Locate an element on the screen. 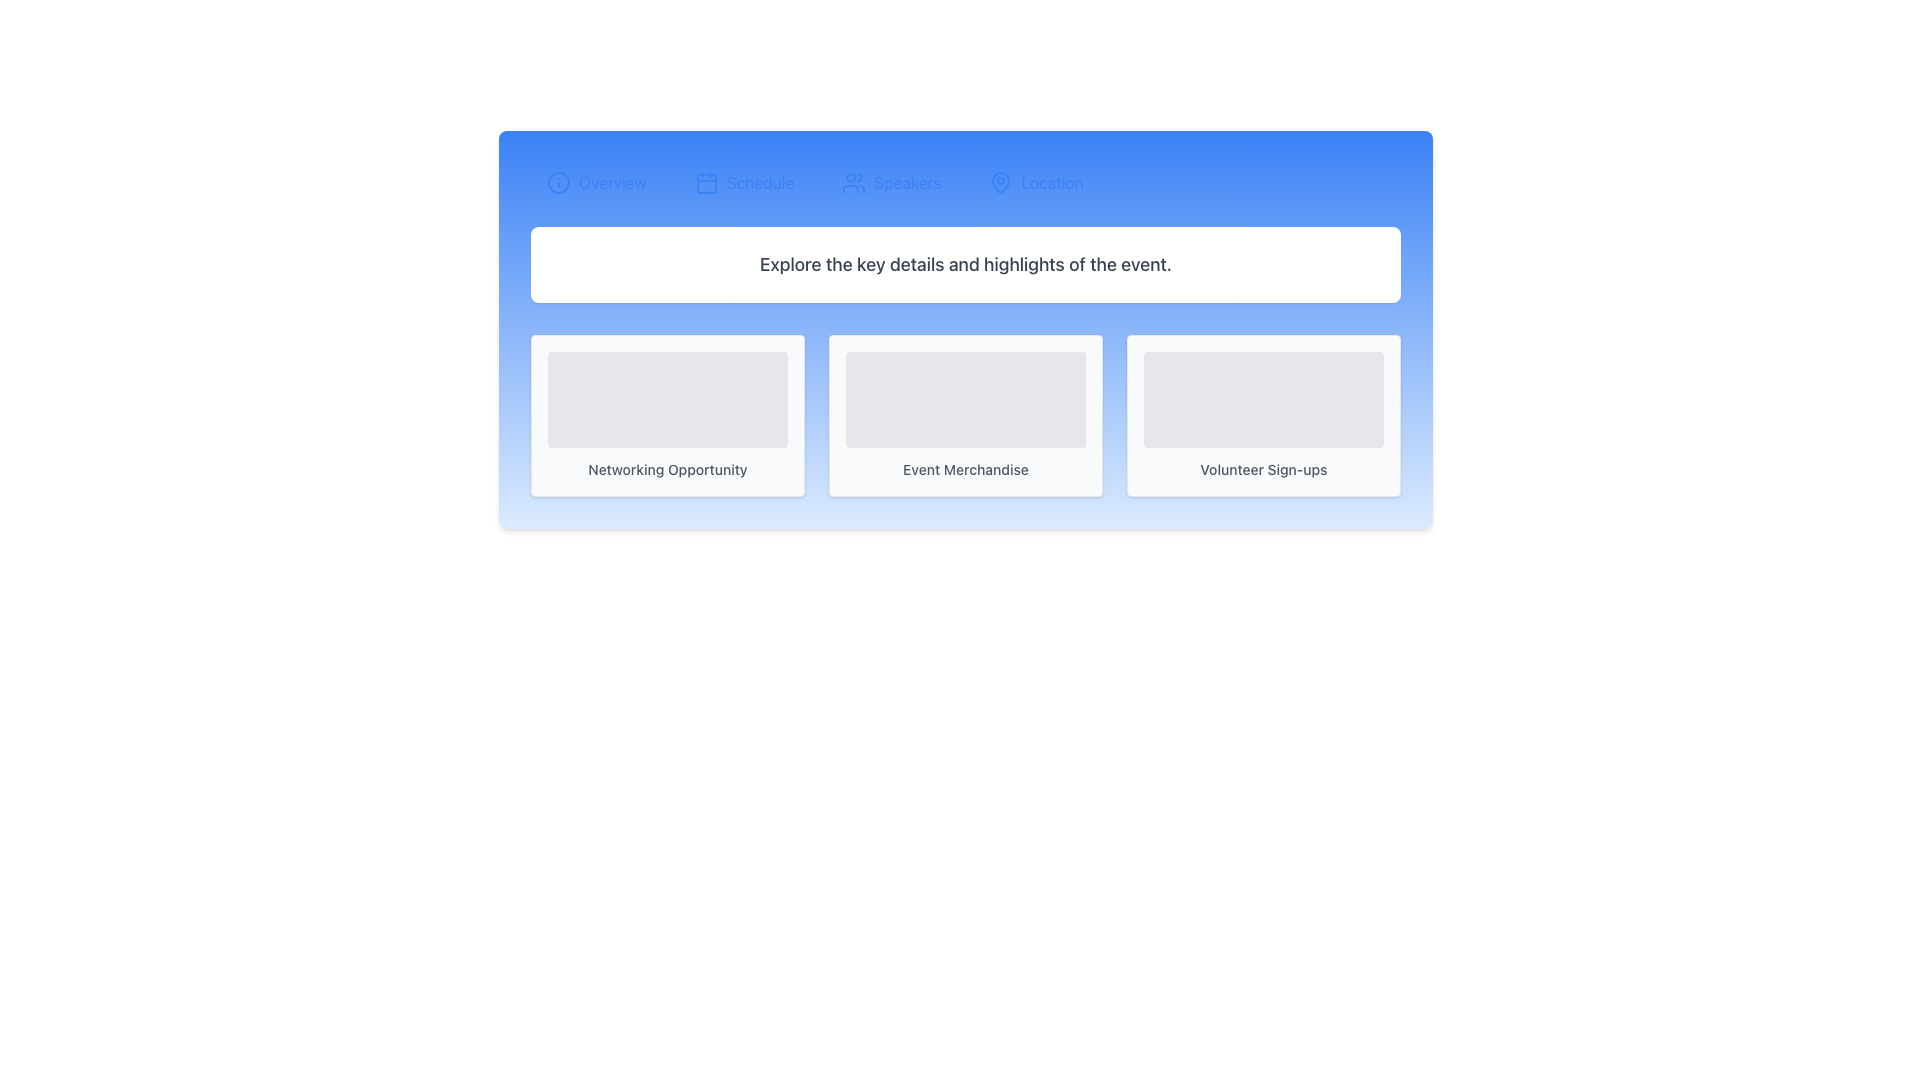 This screenshot has width=1920, height=1080. the information card for signing up for volunteer activities, which is the third item in a row of three elements located in the bottom section of the interface is located at coordinates (1262, 415).